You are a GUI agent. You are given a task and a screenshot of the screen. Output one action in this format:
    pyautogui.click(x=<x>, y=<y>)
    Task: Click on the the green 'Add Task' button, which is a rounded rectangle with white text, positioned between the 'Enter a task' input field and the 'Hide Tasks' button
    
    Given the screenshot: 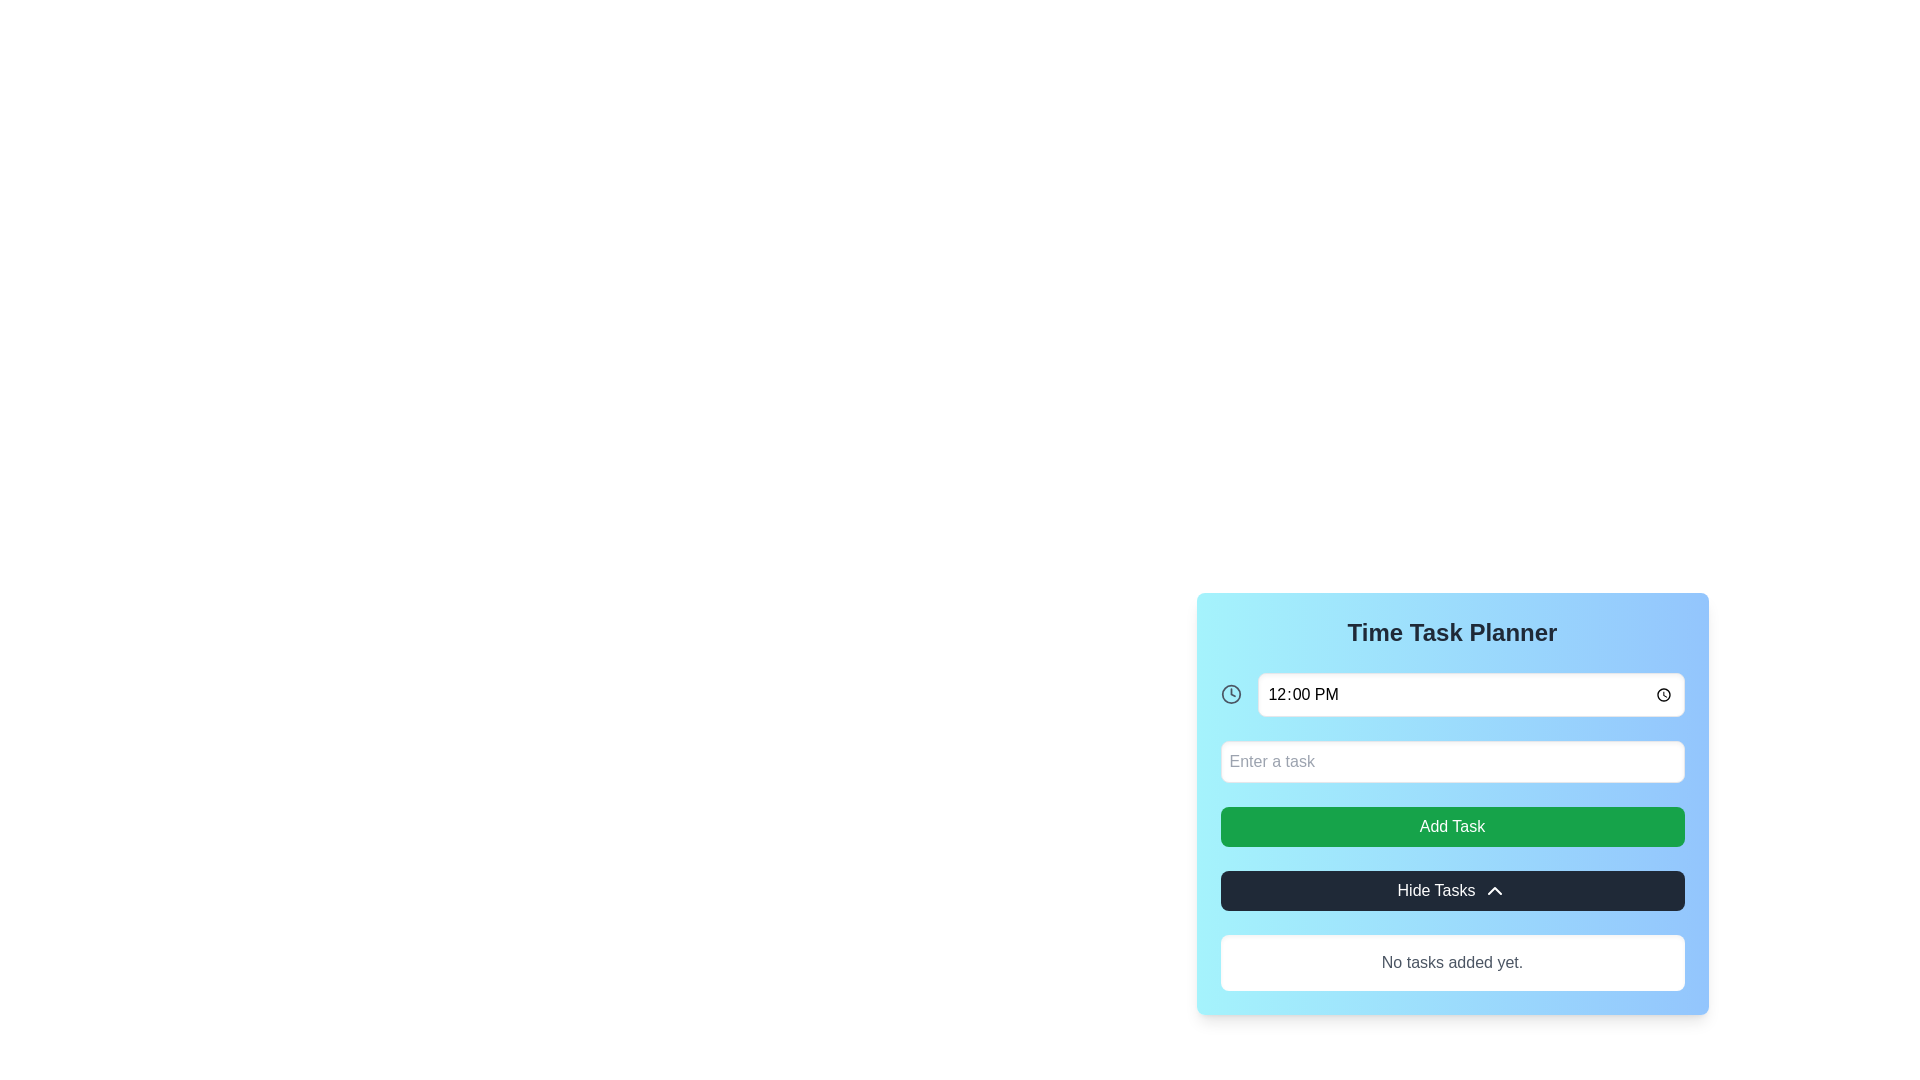 What is the action you would take?
    pyautogui.click(x=1452, y=832)
    